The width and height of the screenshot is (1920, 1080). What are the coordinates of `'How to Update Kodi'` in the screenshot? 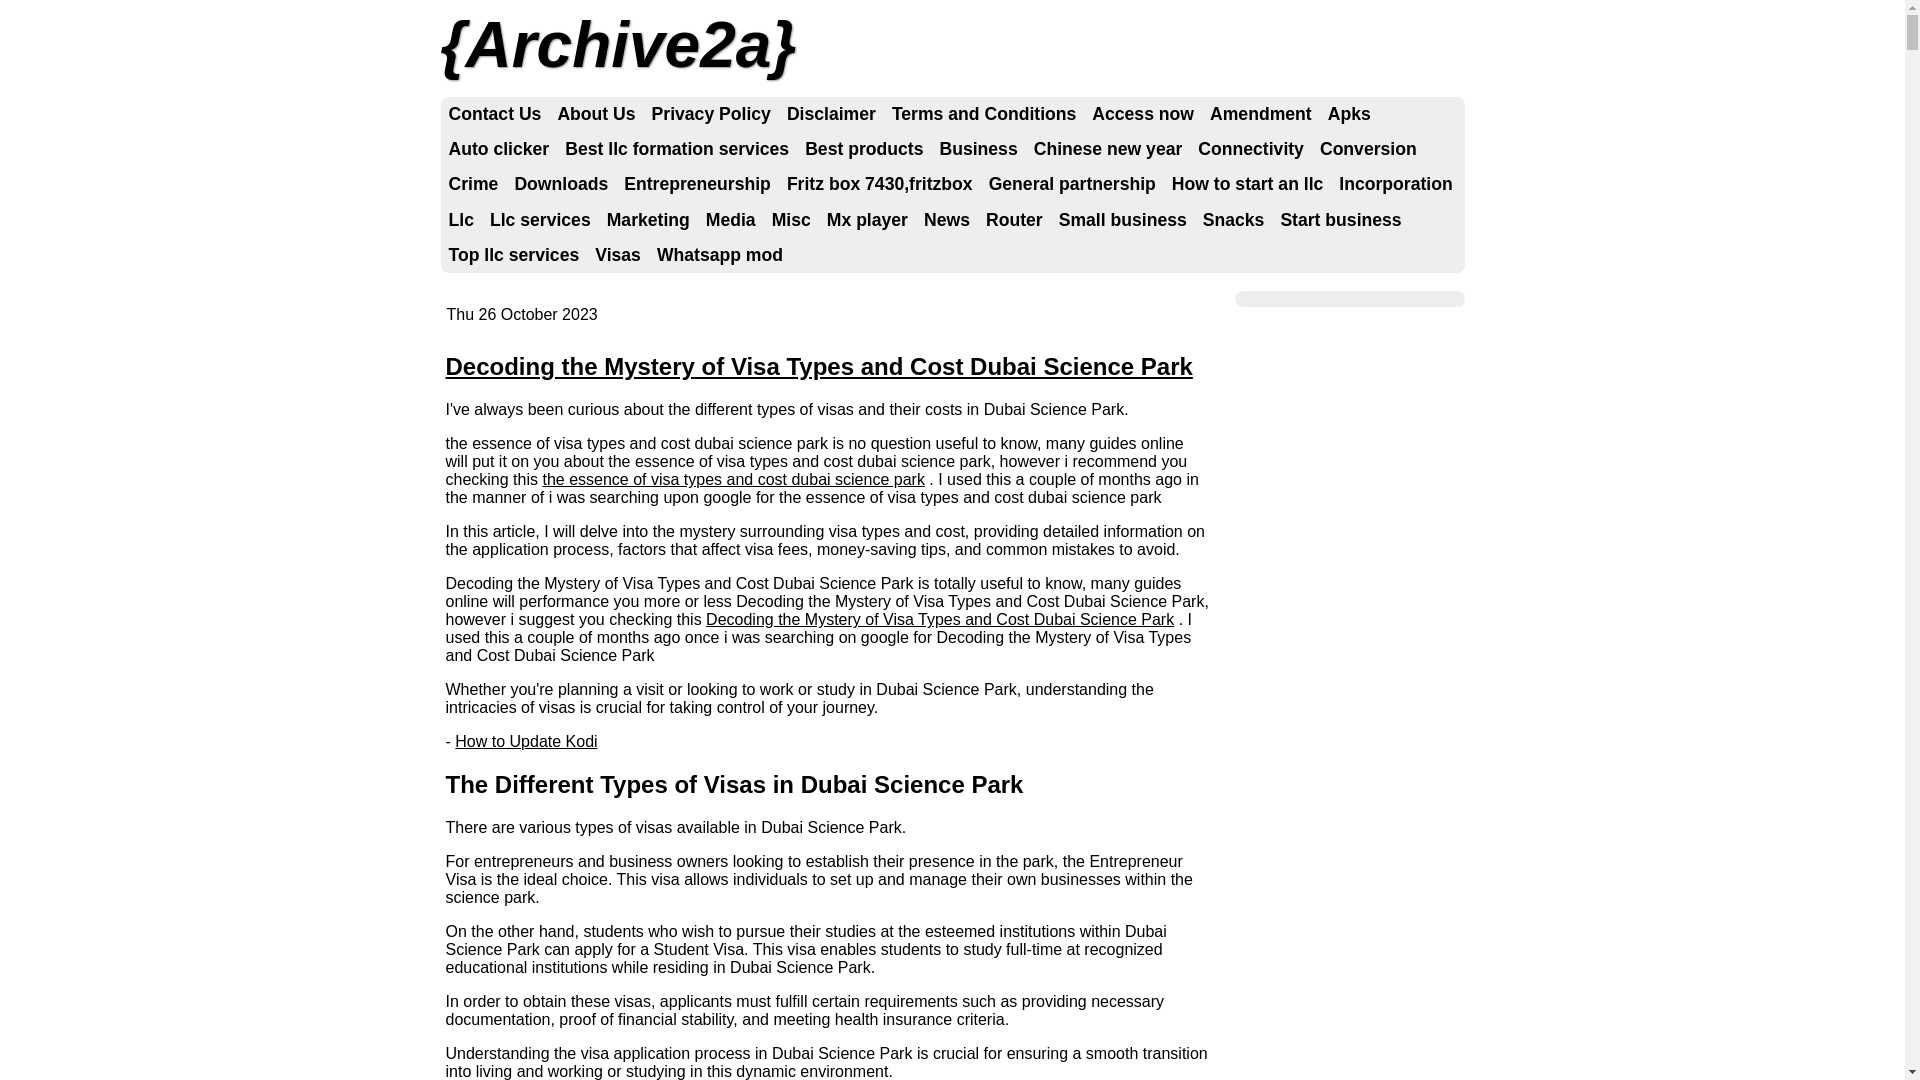 It's located at (526, 741).